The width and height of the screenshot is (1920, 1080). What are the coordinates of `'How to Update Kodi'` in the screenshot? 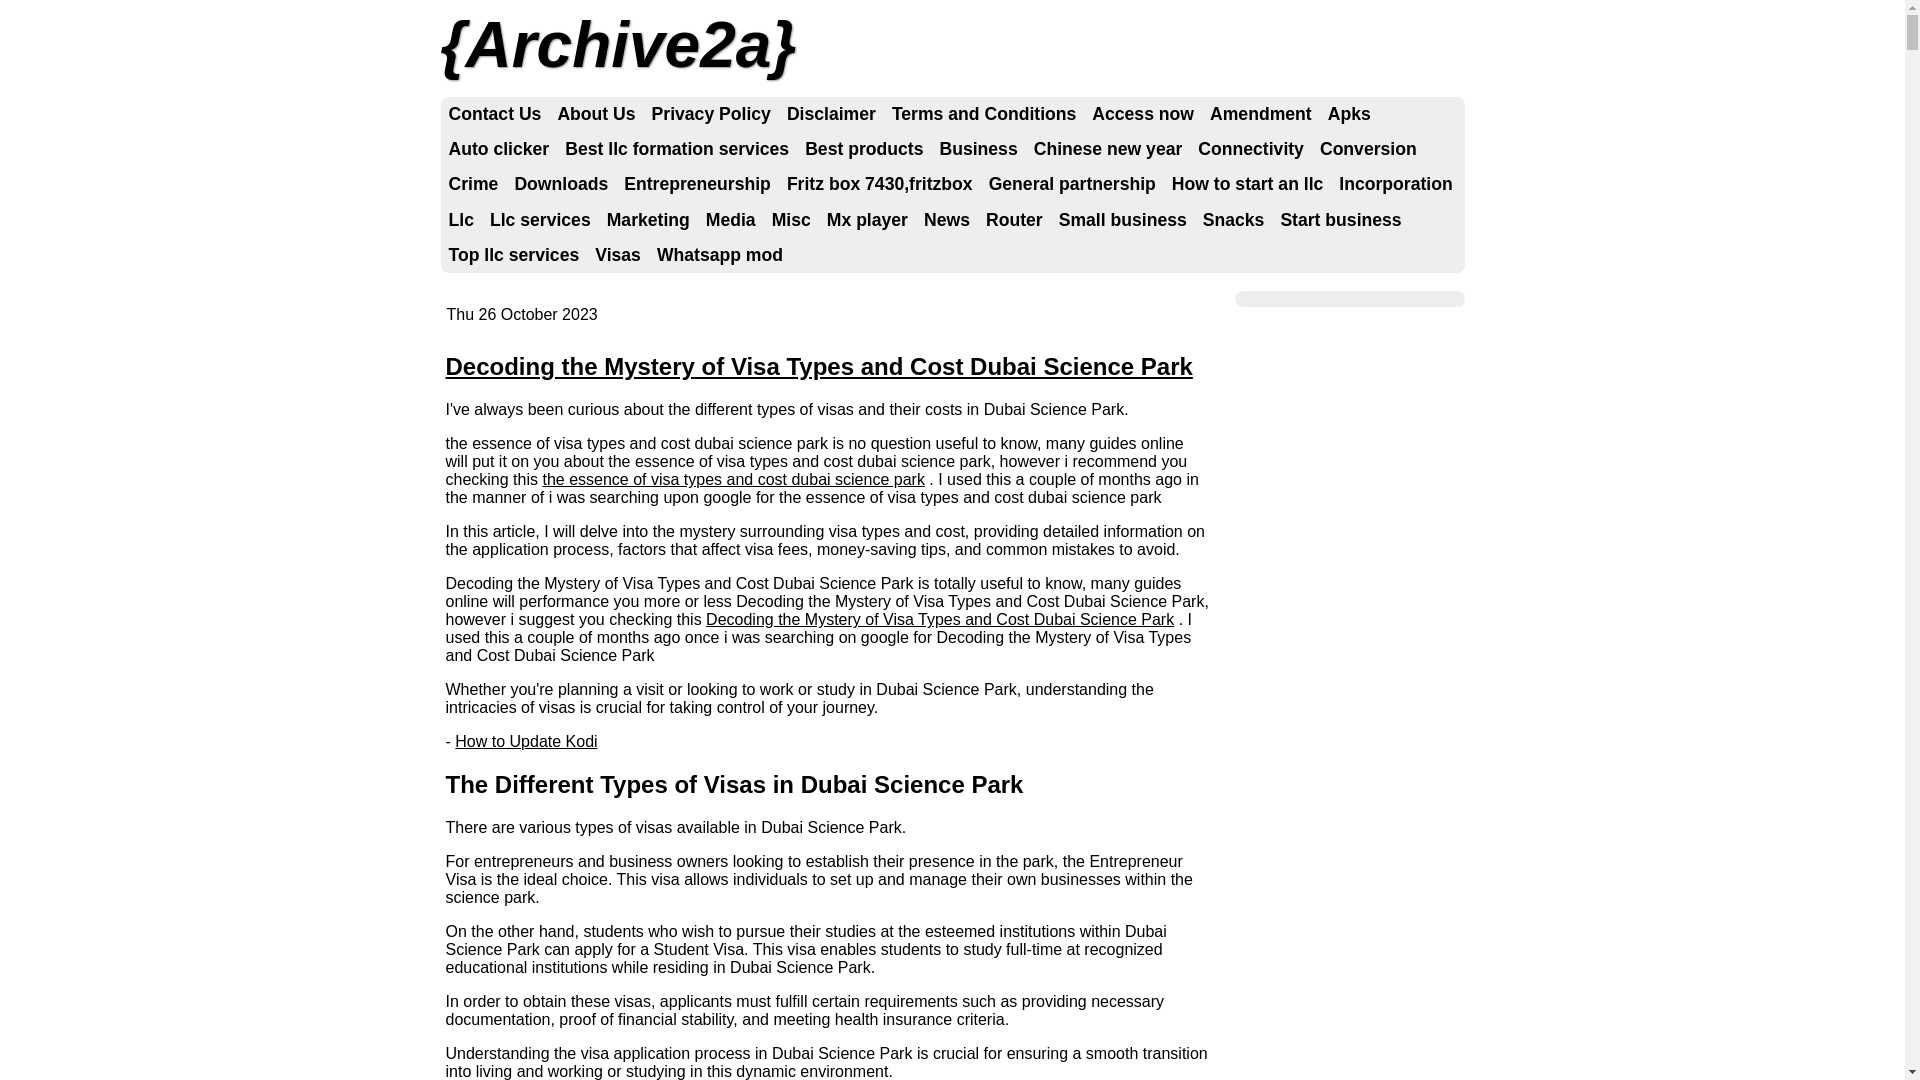 It's located at (526, 741).